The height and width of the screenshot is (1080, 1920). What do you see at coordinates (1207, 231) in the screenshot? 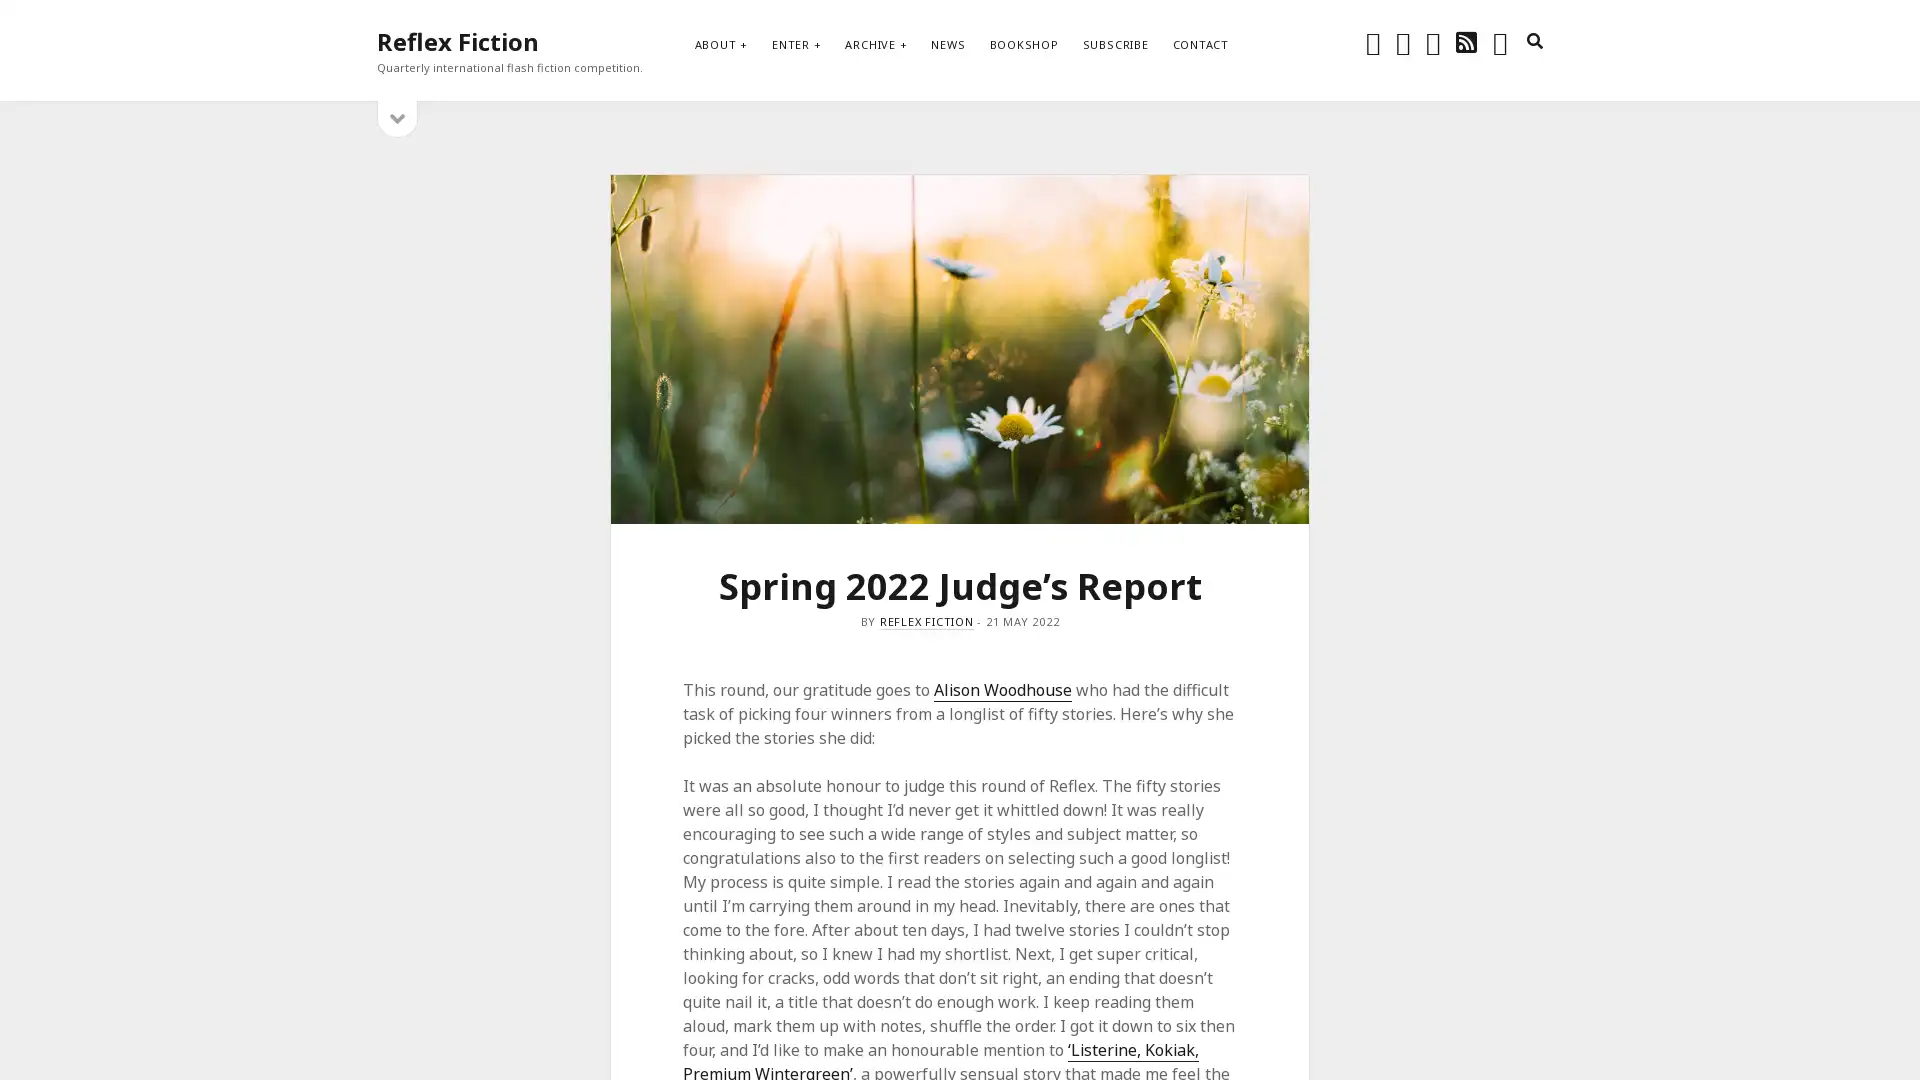
I see `Subscribe` at bounding box center [1207, 231].